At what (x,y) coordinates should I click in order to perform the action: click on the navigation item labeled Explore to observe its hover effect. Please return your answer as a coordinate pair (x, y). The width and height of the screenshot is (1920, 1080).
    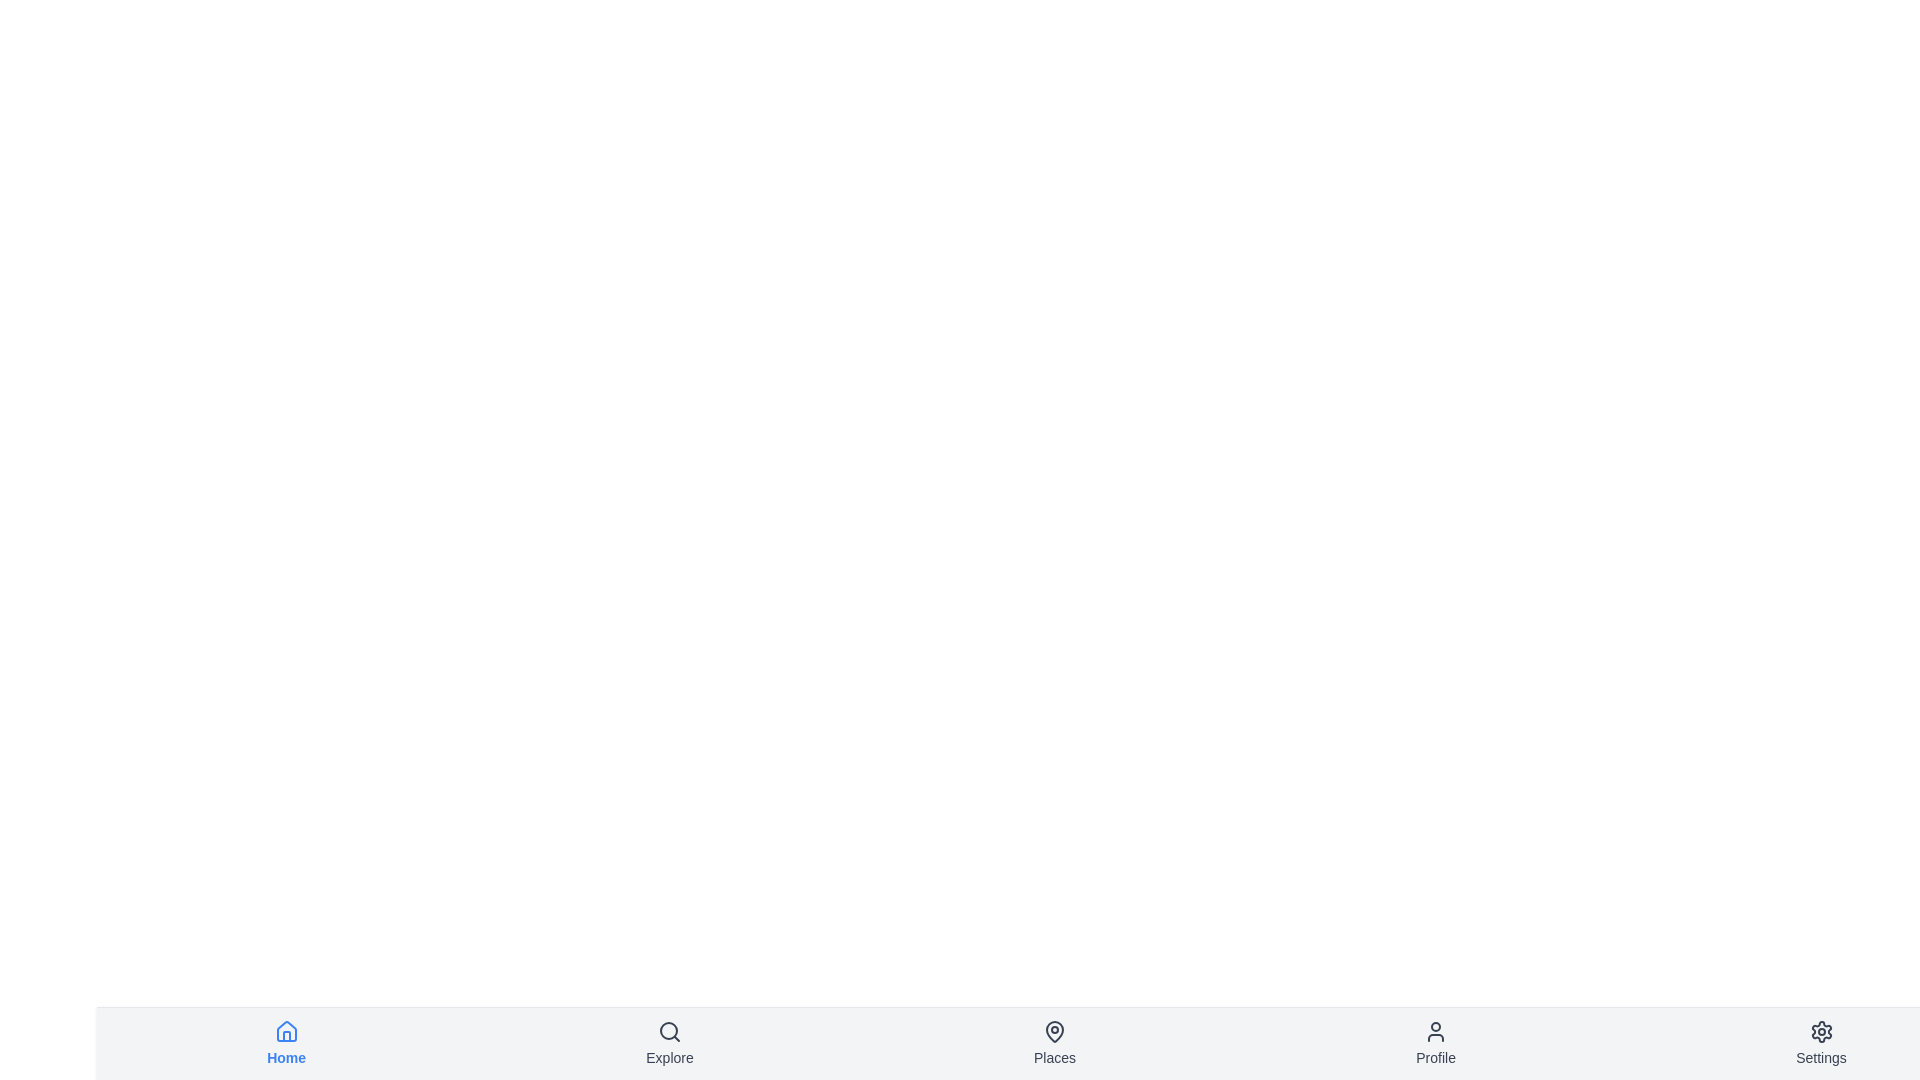
    Looking at the image, I should click on (670, 1043).